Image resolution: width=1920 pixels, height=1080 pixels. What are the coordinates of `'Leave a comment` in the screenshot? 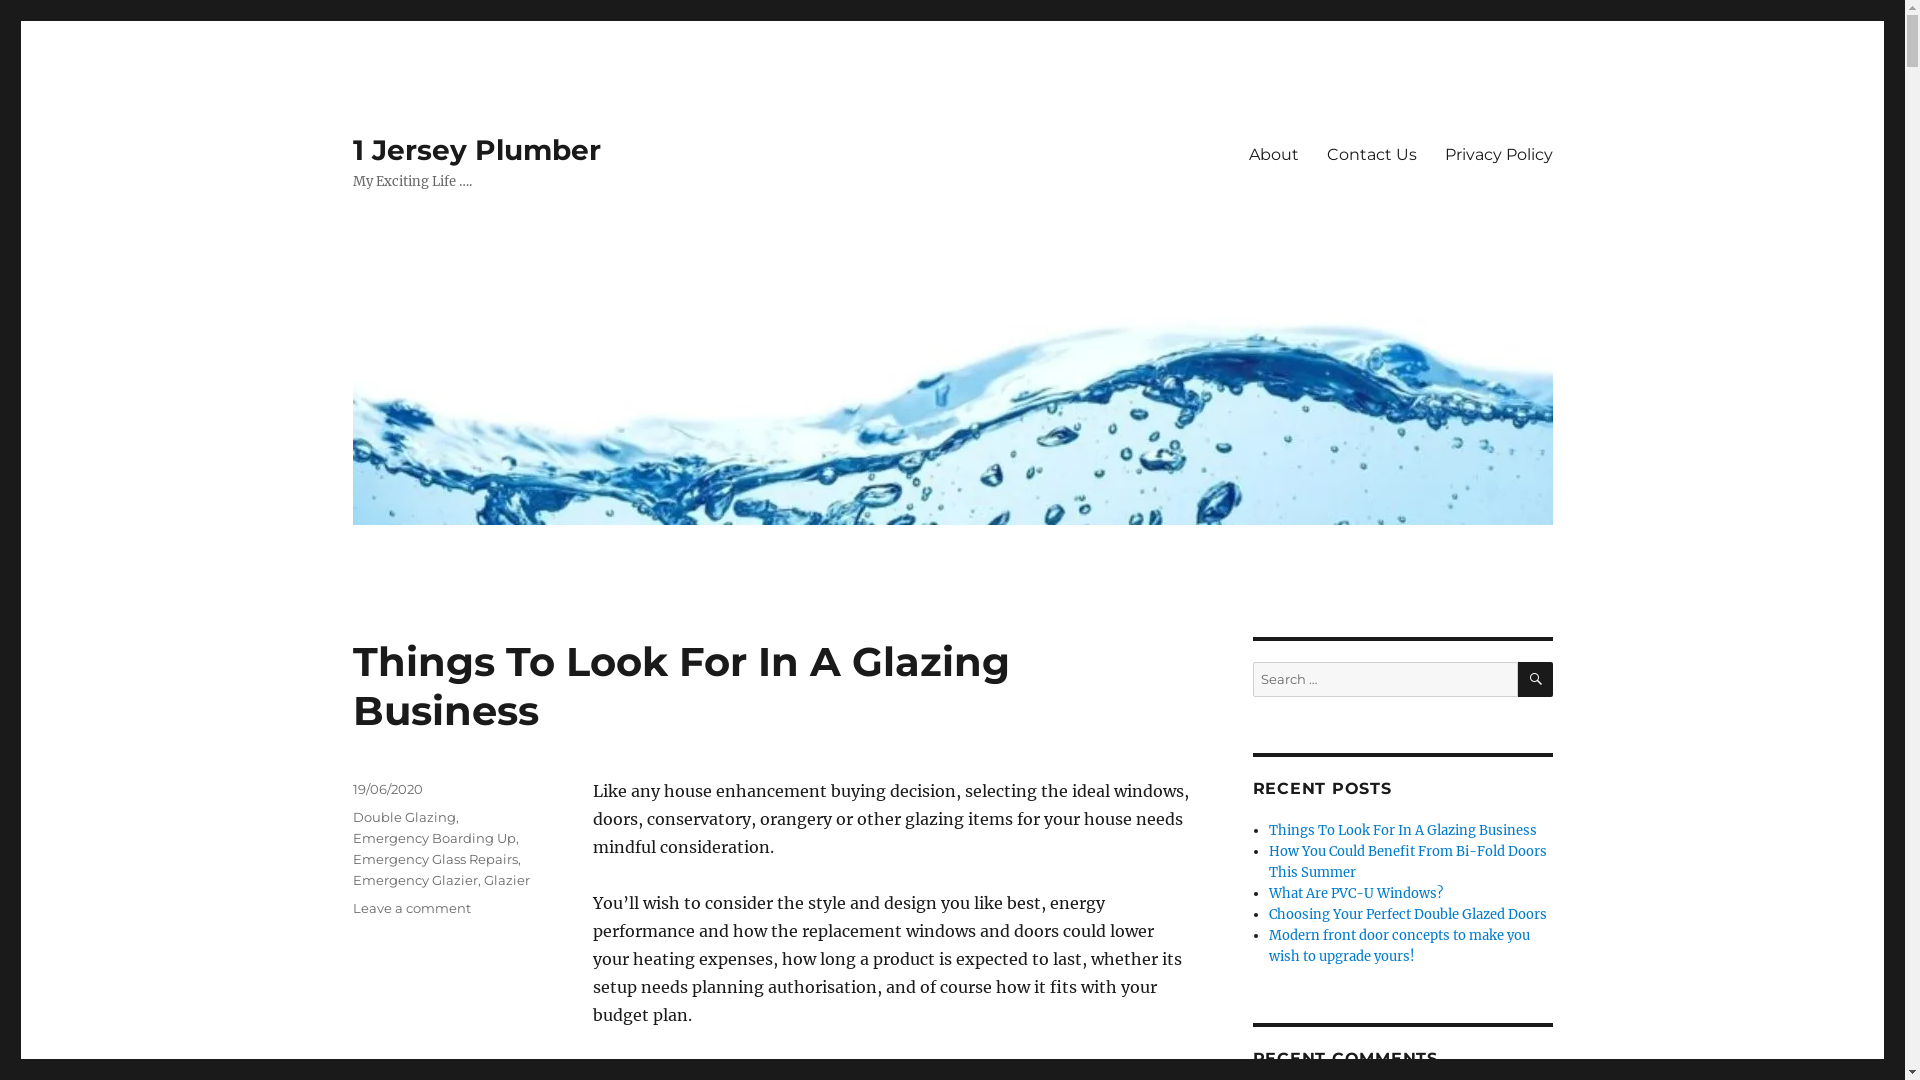 It's located at (410, 907).